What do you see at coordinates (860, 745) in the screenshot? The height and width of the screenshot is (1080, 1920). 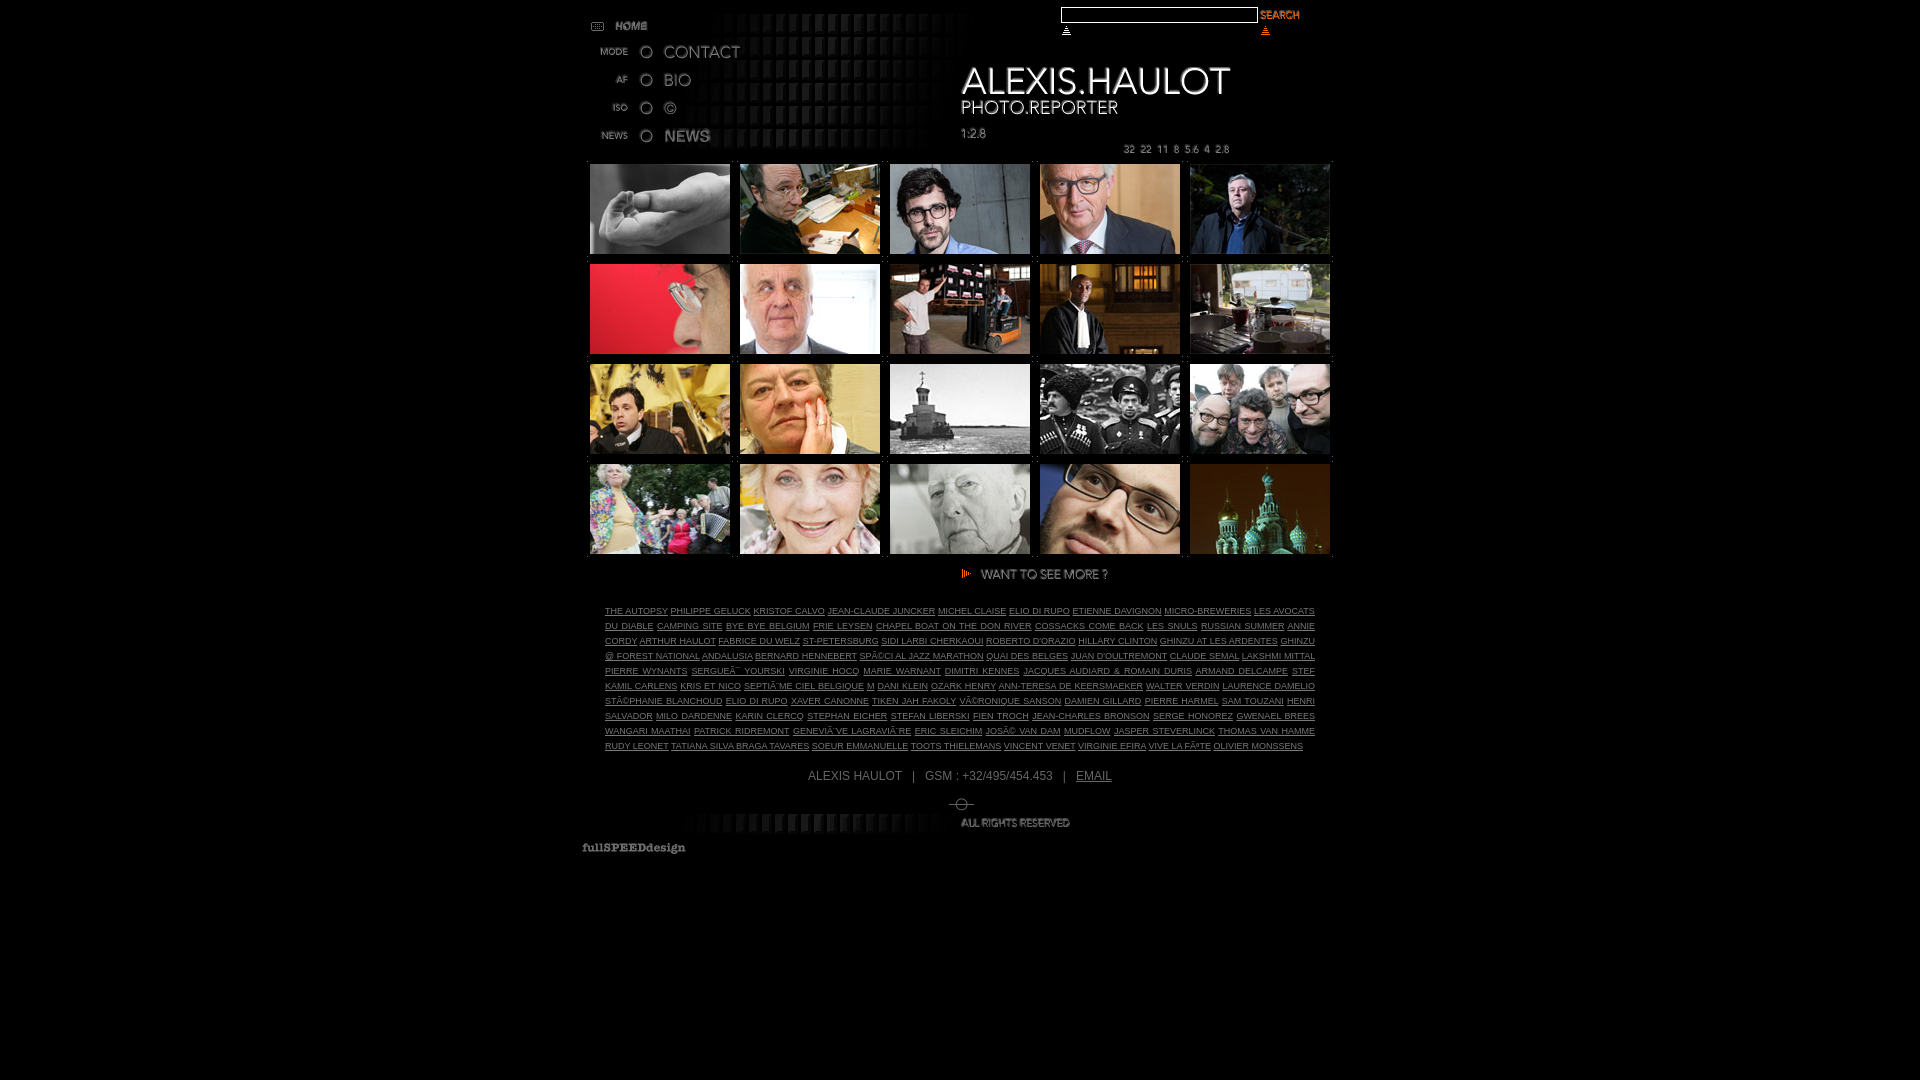 I see `'SOEUR EMMANUELLE'` at bounding box center [860, 745].